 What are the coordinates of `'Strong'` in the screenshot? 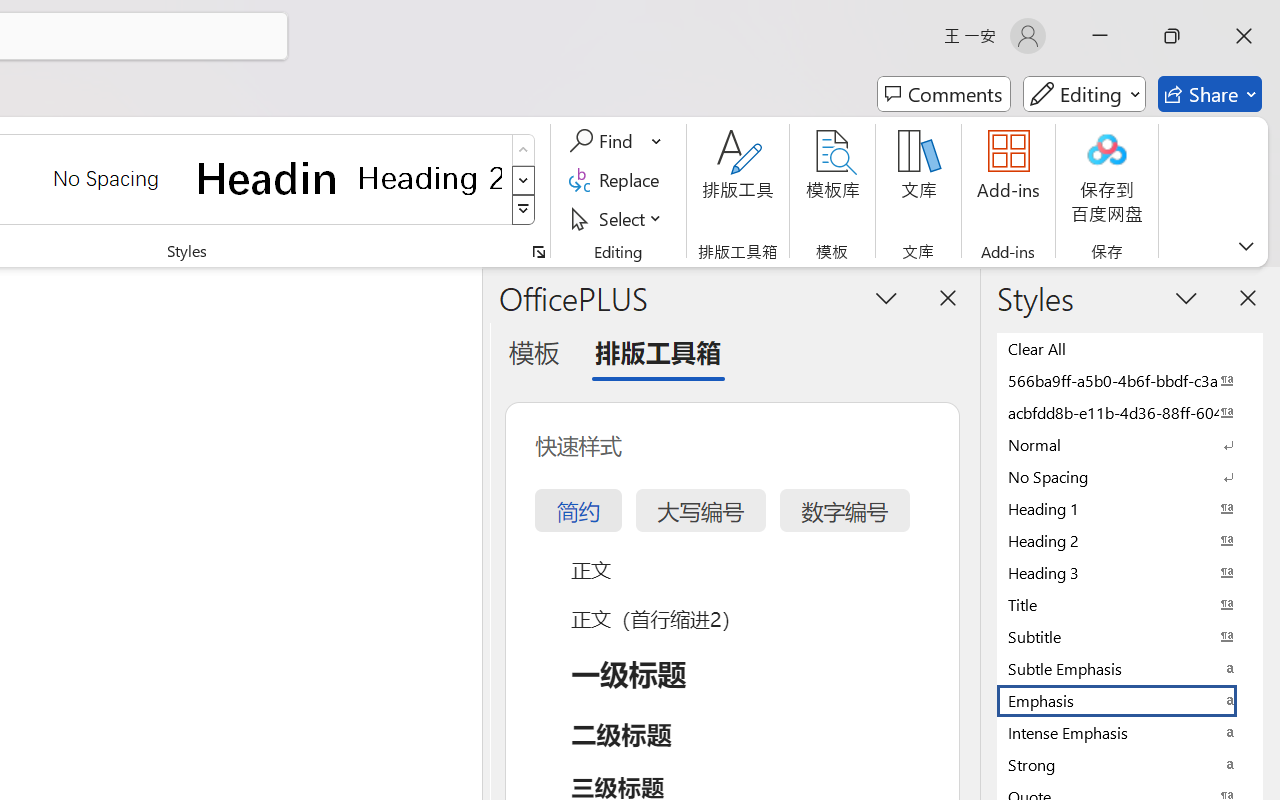 It's located at (1130, 764).